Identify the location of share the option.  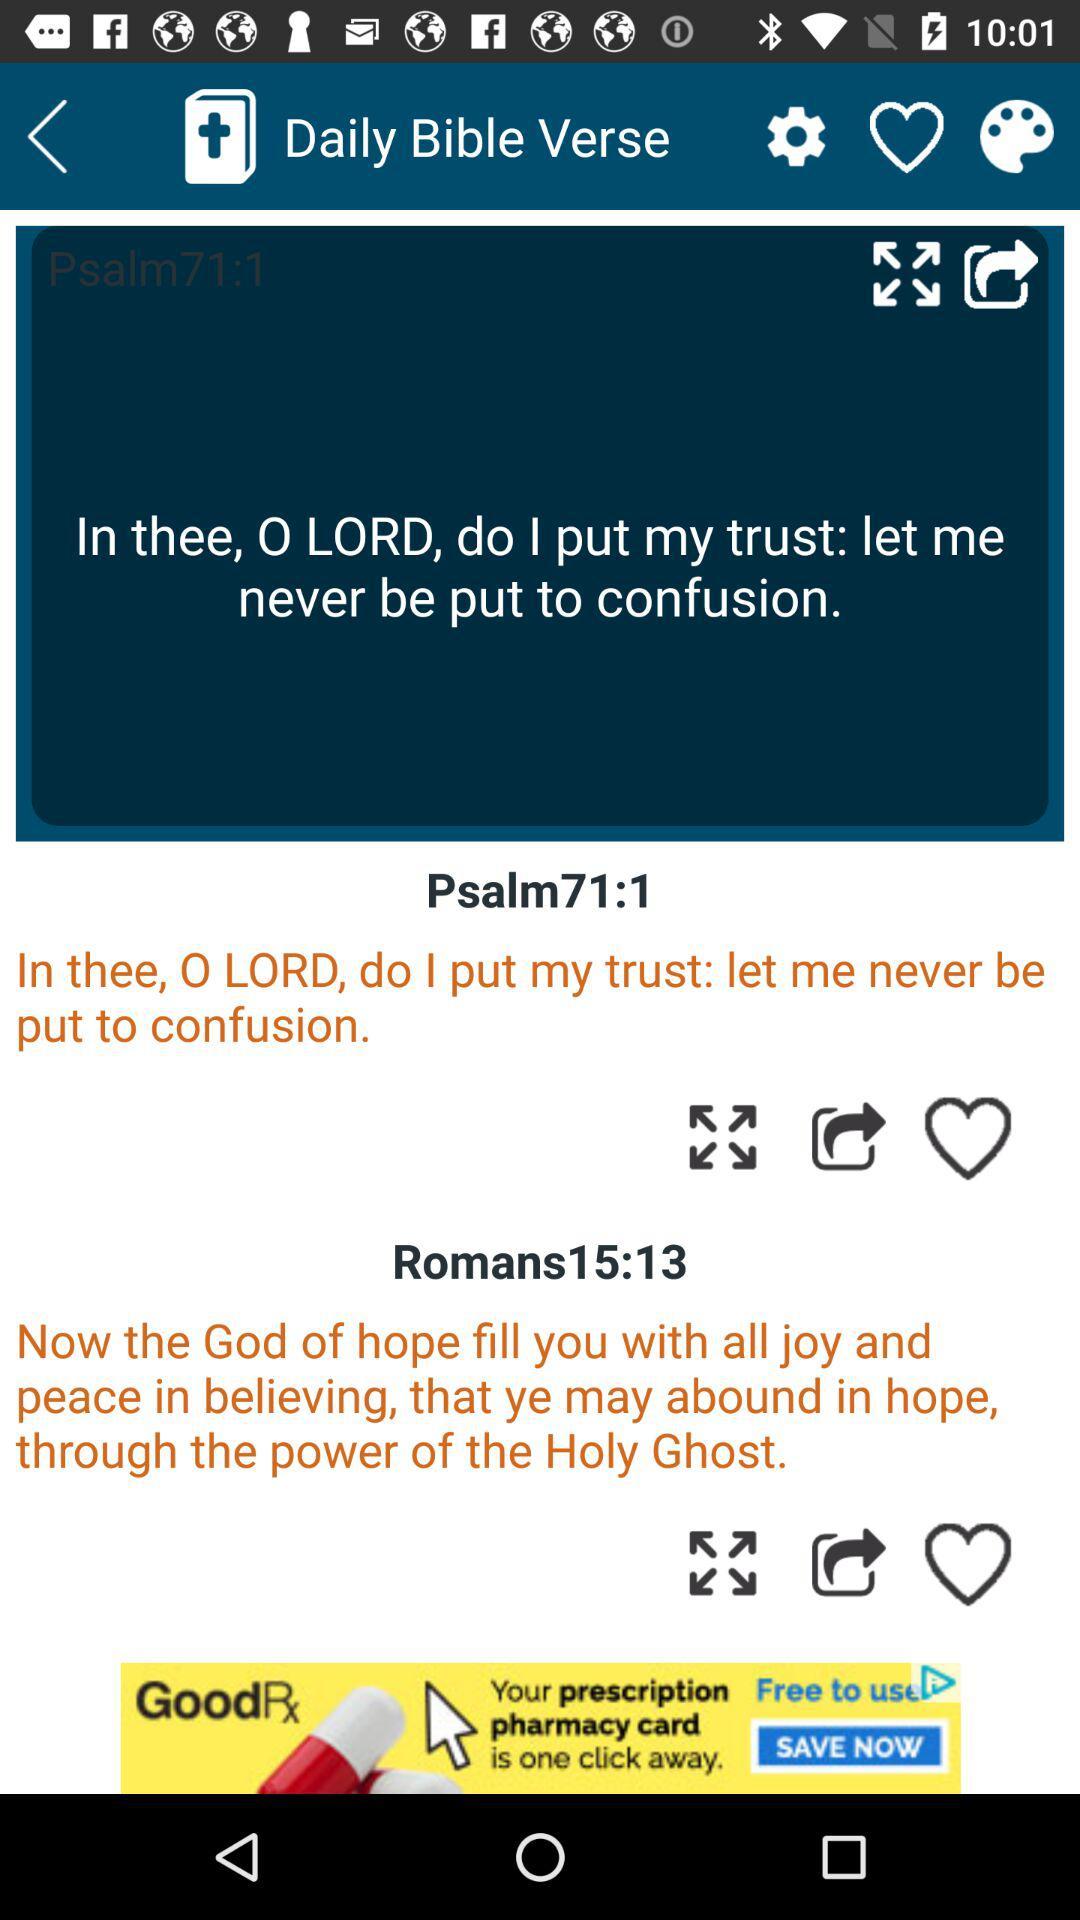
(848, 1561).